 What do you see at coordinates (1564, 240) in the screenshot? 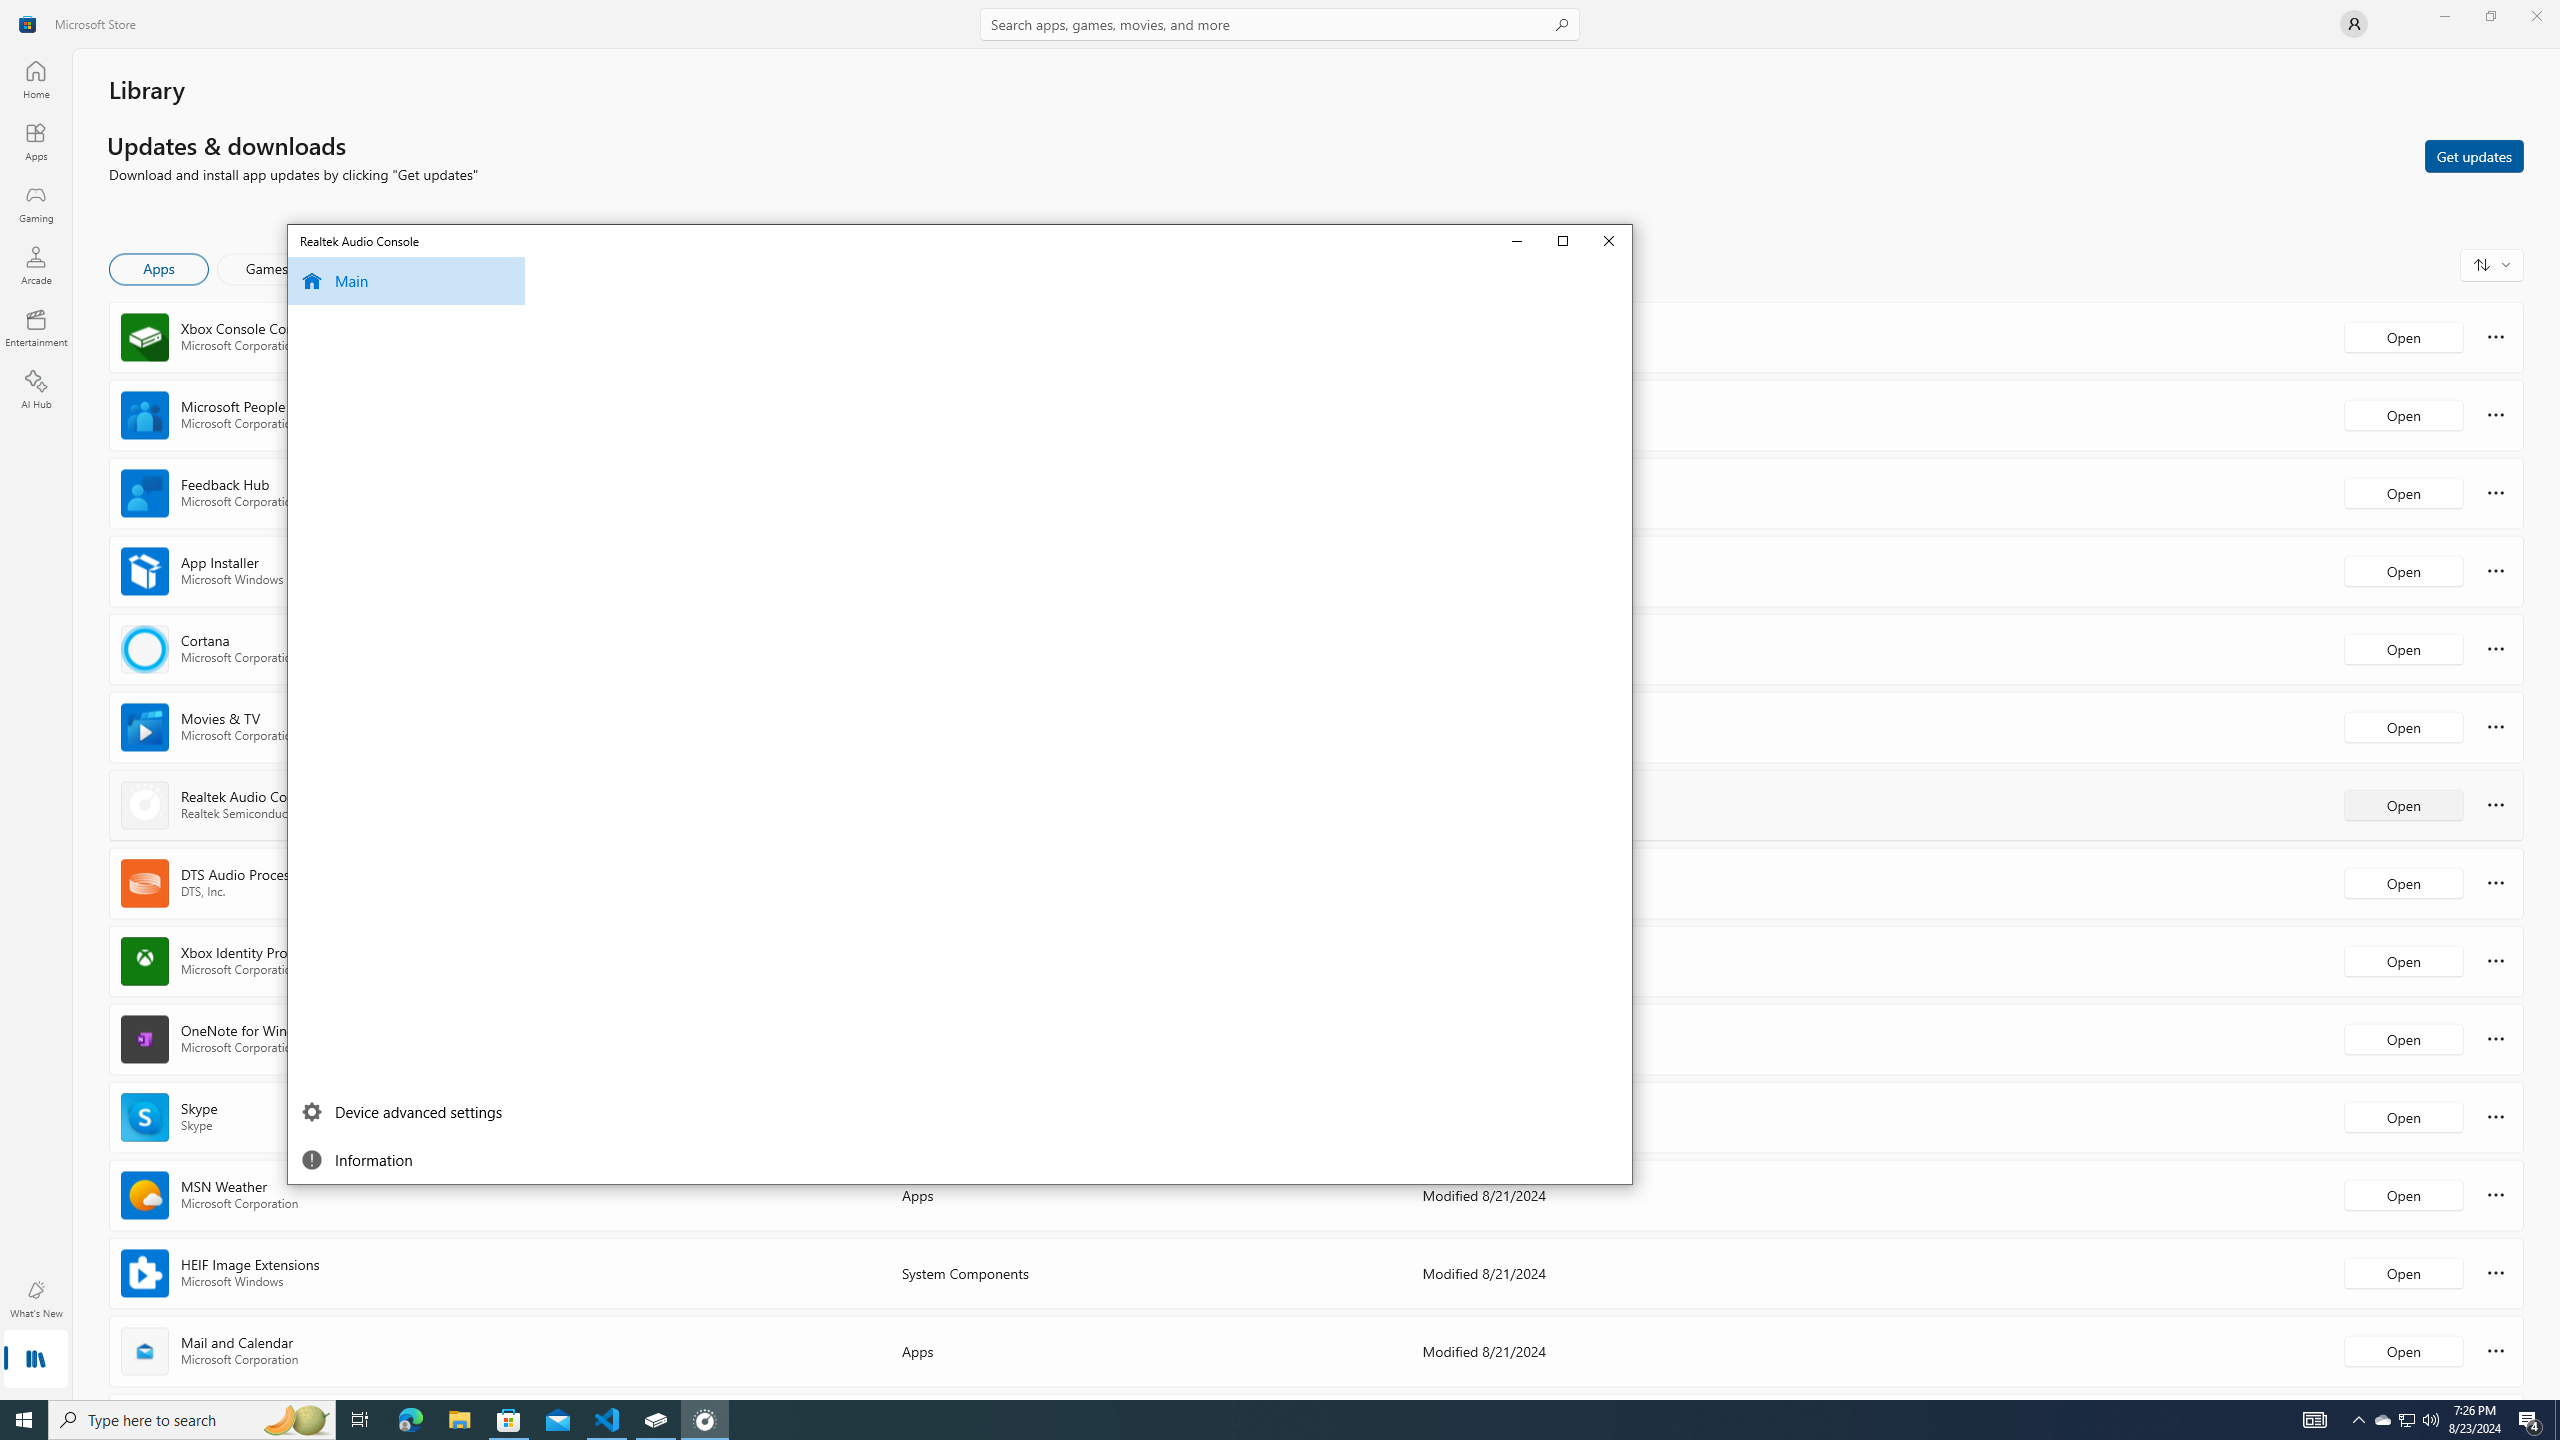
I see `'Maximize Realtek Audio Console'` at bounding box center [1564, 240].